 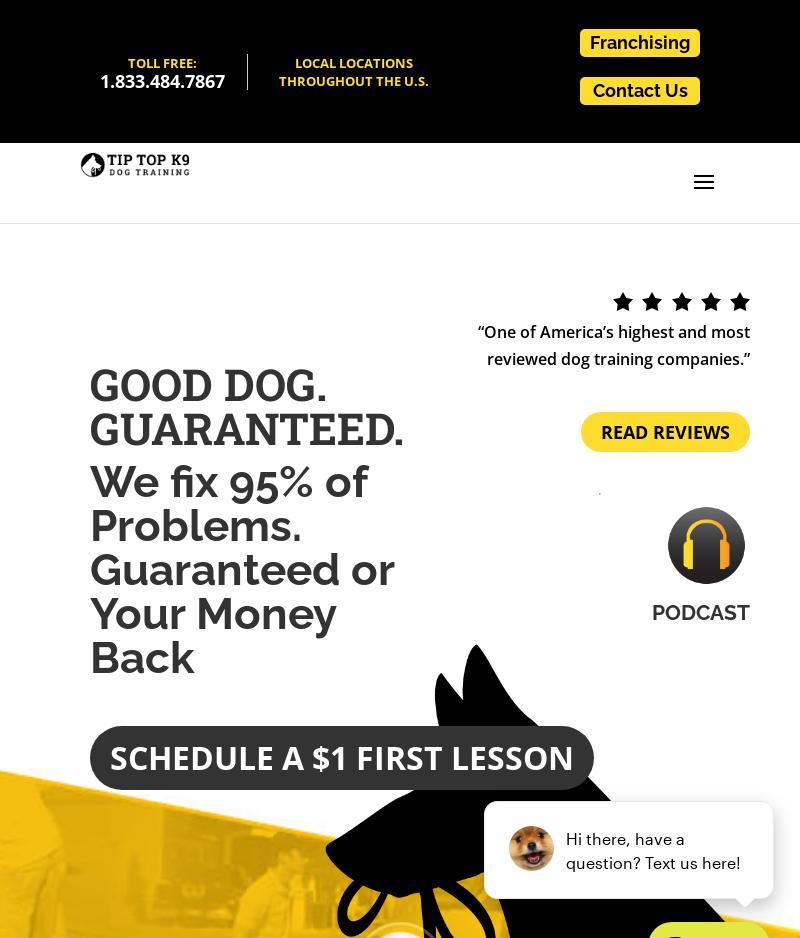 I want to click on 'Contact Us', so click(x=638, y=89).